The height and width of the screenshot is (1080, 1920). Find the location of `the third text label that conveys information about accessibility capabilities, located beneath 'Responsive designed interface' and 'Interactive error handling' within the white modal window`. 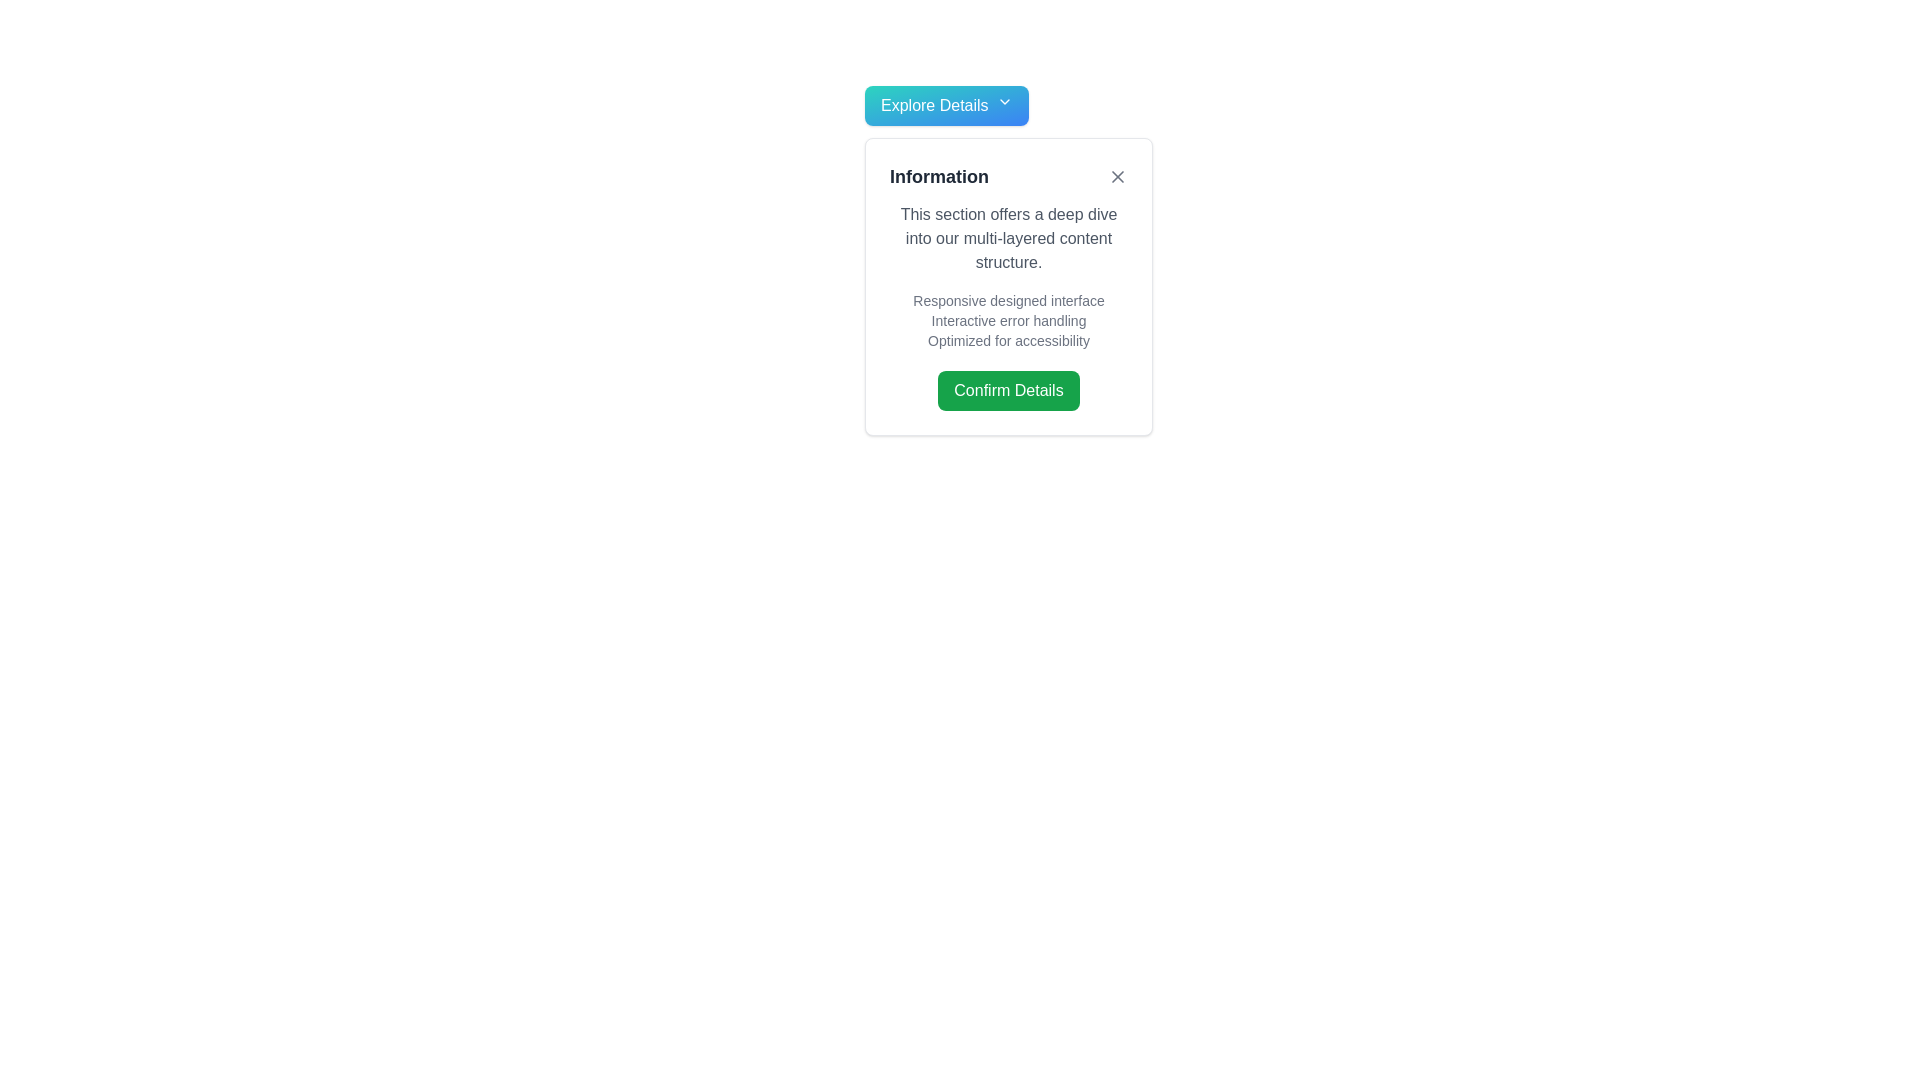

the third text label that conveys information about accessibility capabilities, located beneath 'Responsive designed interface' and 'Interactive error handling' within the white modal window is located at coordinates (1008, 339).